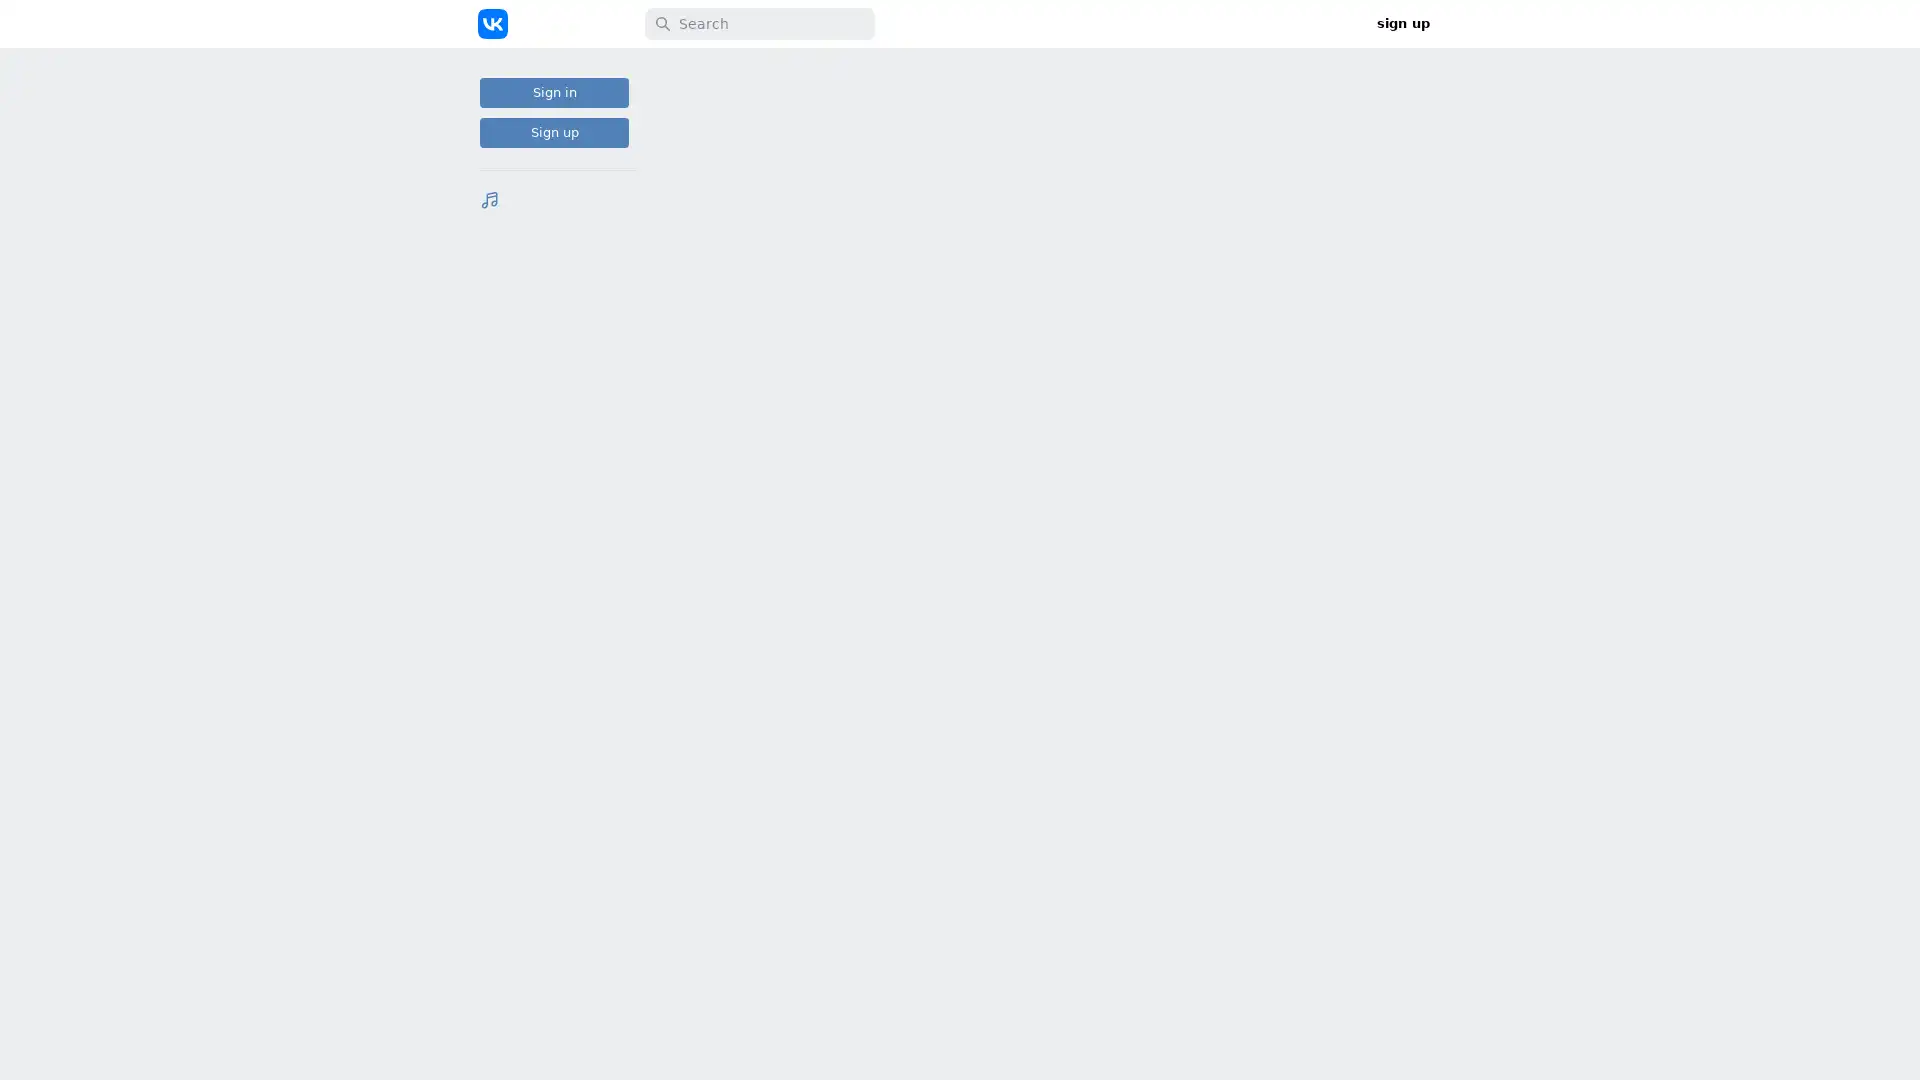 The width and height of the screenshot is (1920, 1080). I want to click on Close, so click(1419, 1058).